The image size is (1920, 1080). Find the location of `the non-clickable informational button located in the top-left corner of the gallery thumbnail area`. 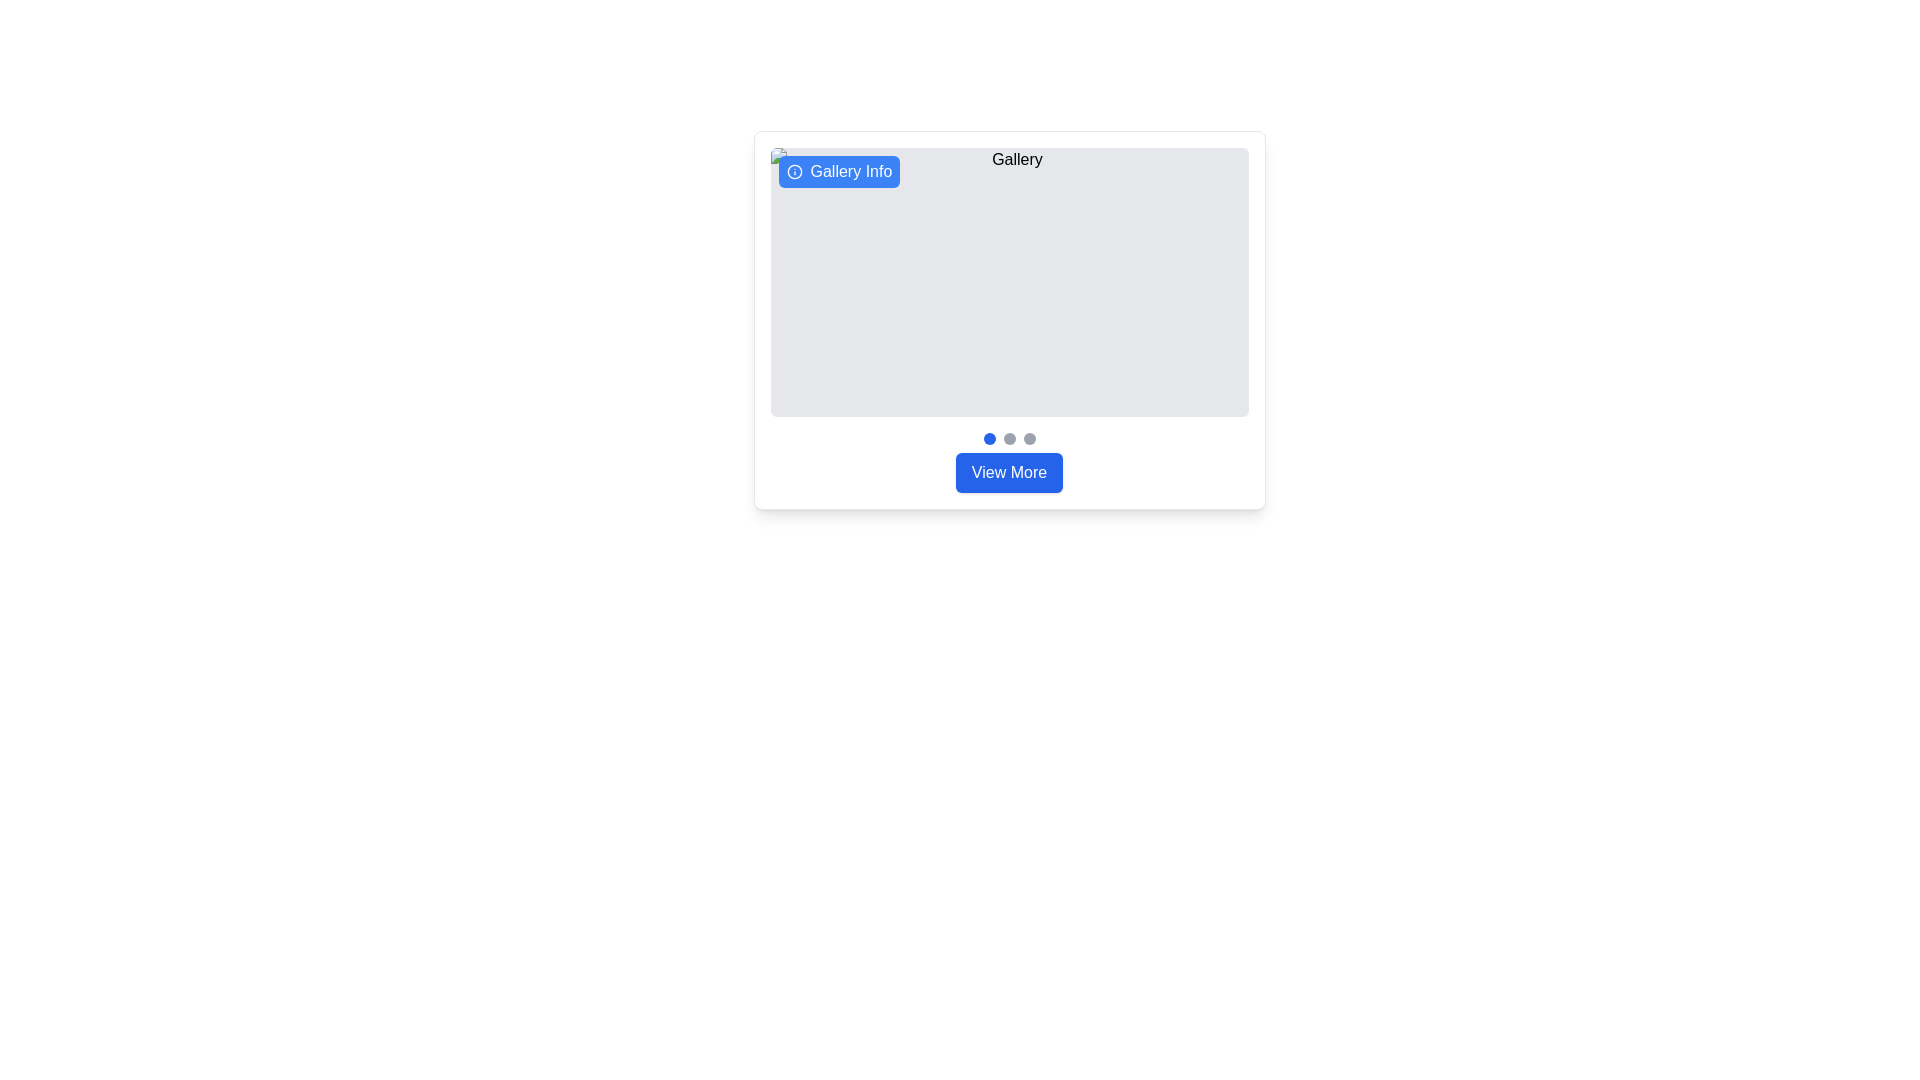

the non-clickable informational button located in the top-left corner of the gallery thumbnail area is located at coordinates (839, 171).